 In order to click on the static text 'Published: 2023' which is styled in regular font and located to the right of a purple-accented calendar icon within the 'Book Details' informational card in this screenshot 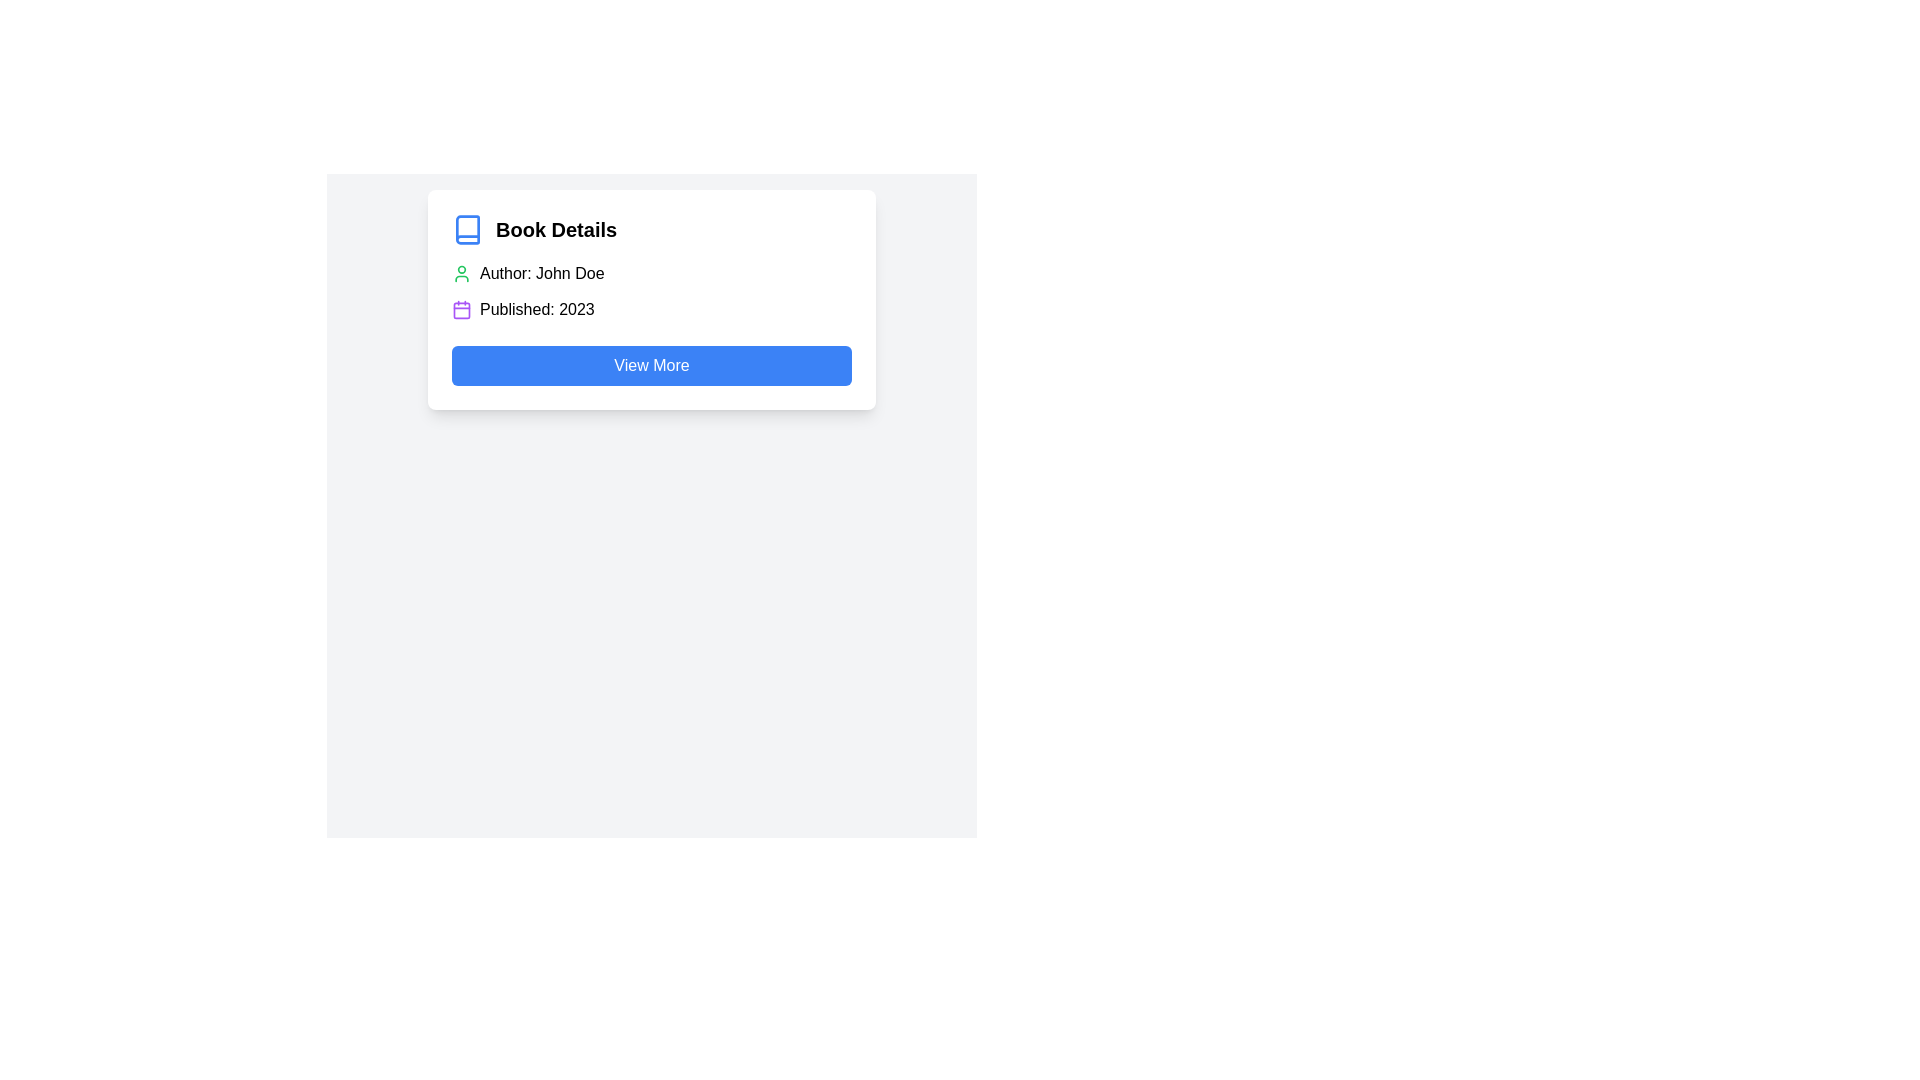, I will do `click(537, 309)`.